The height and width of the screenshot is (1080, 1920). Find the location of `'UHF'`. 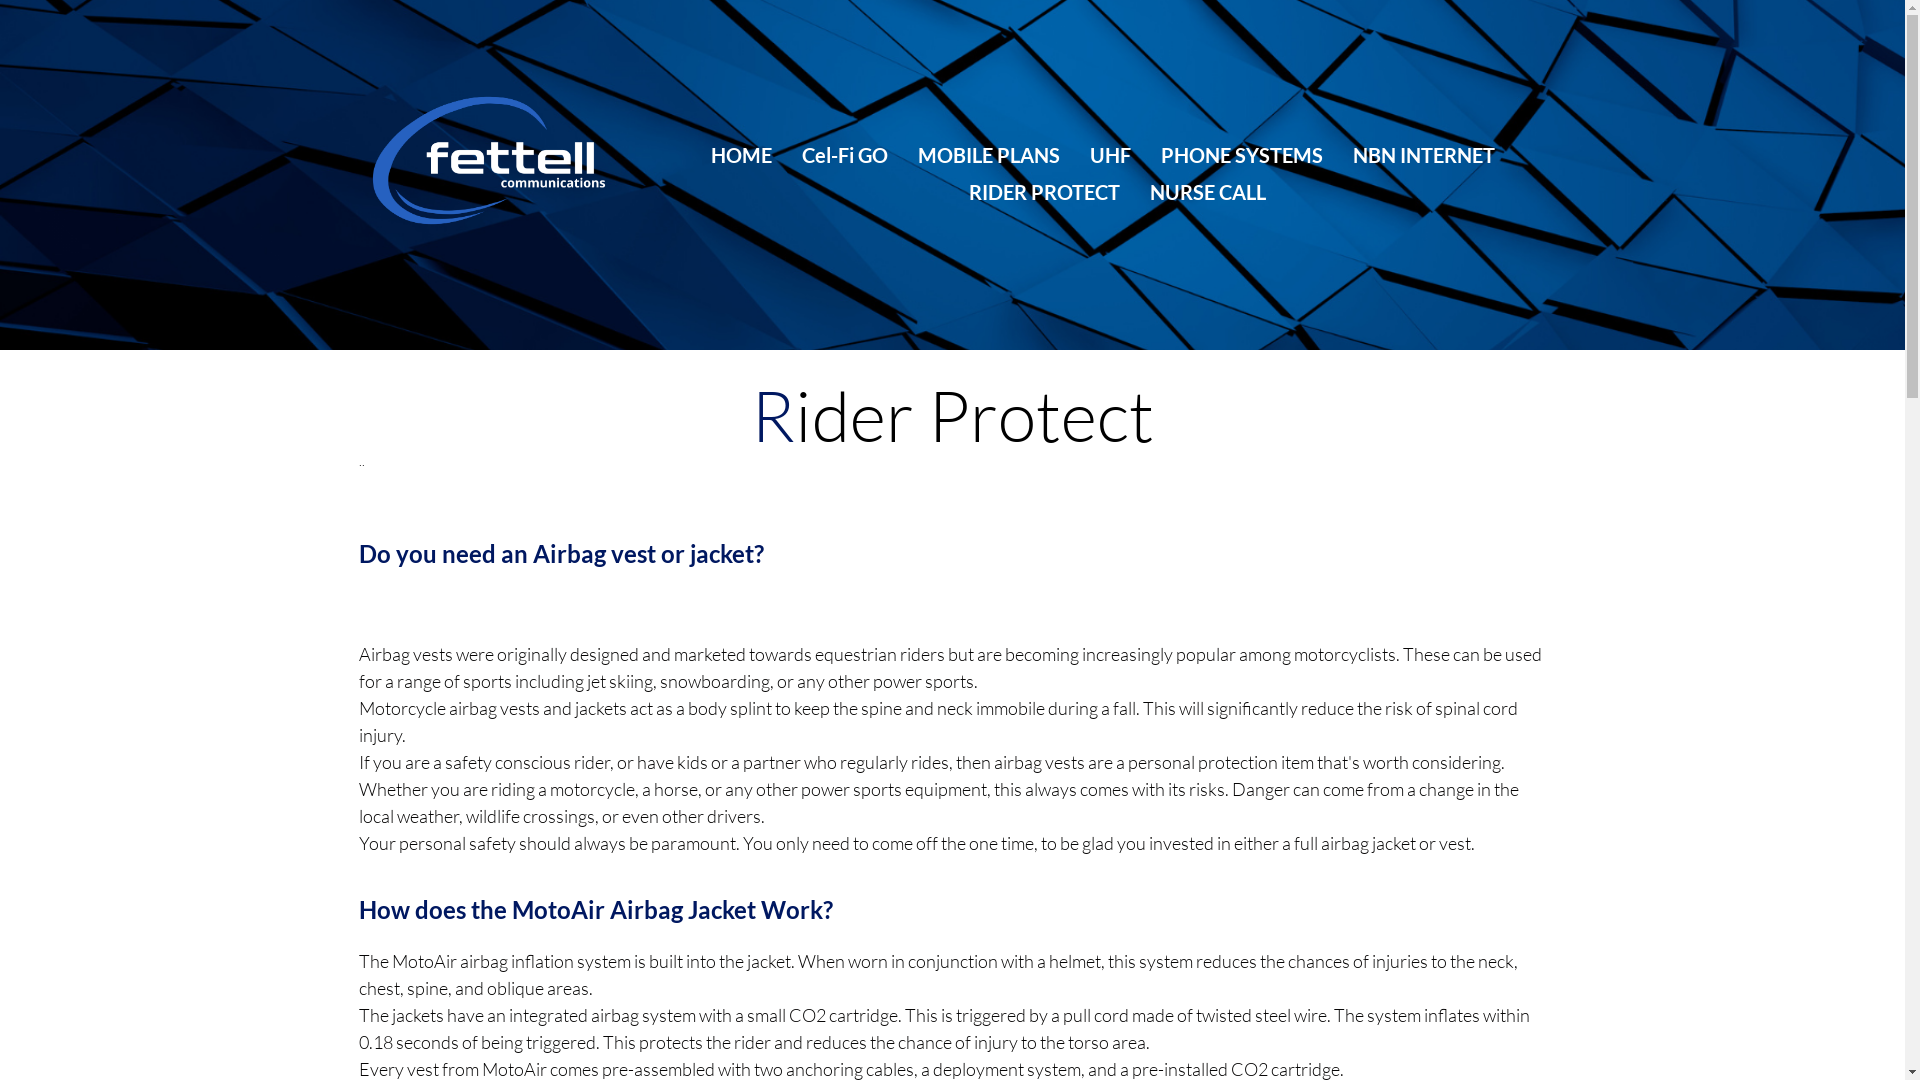

'UHF' is located at coordinates (1088, 155).